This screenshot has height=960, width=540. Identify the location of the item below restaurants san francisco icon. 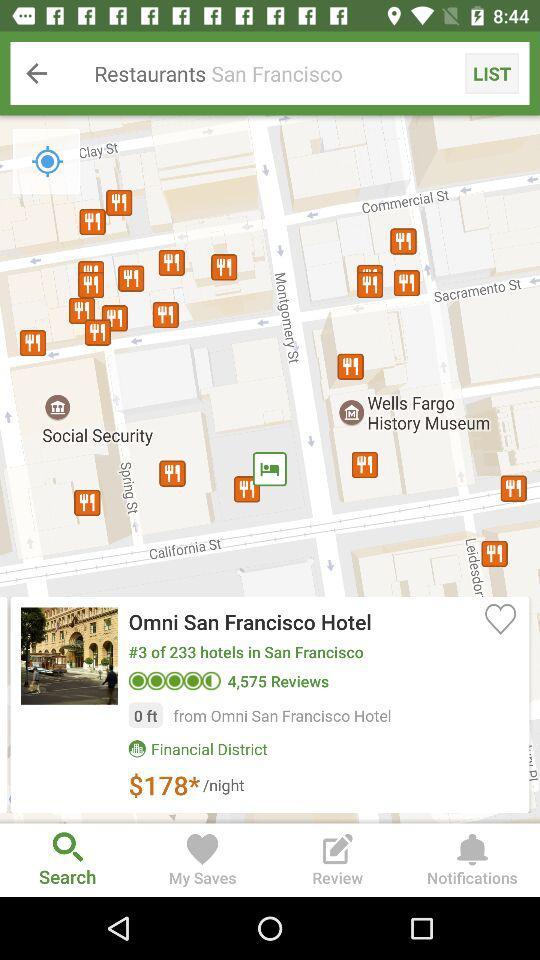
(270, 469).